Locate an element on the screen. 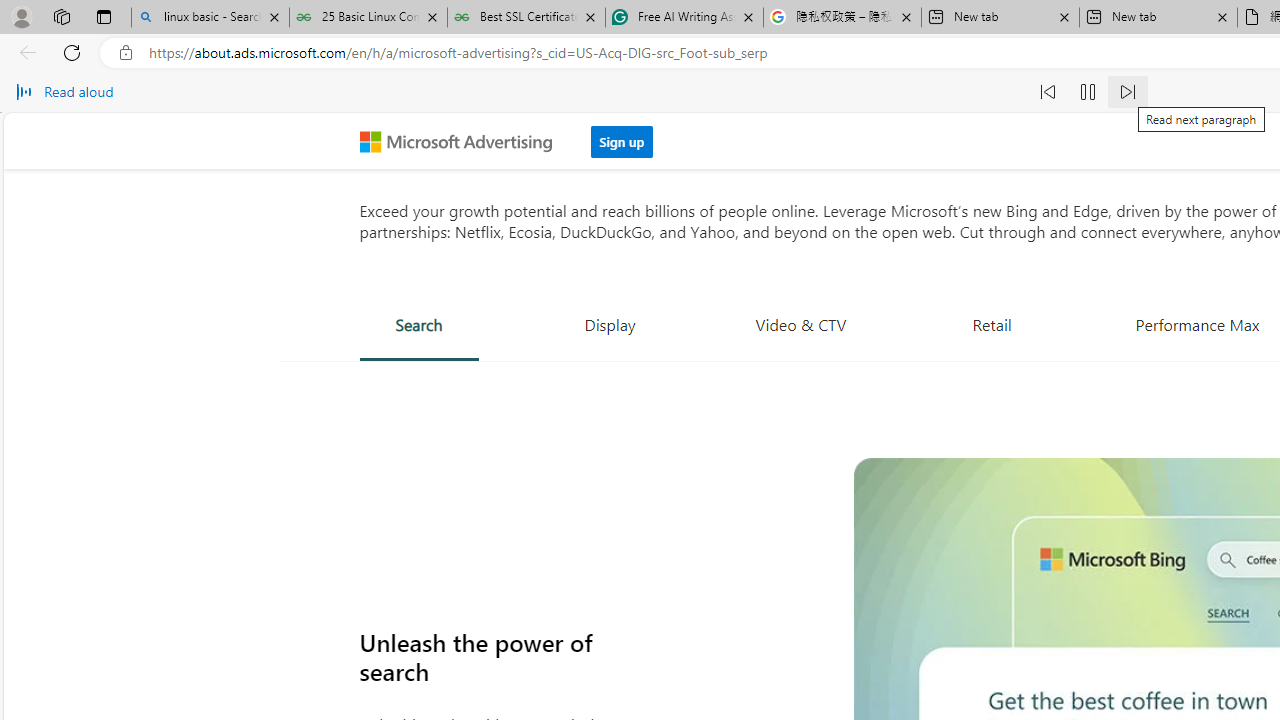 Image resolution: width=1280 pixels, height=720 pixels. 'Free AI Writing Assistance for Students | Grammarly' is located at coordinates (684, 17).